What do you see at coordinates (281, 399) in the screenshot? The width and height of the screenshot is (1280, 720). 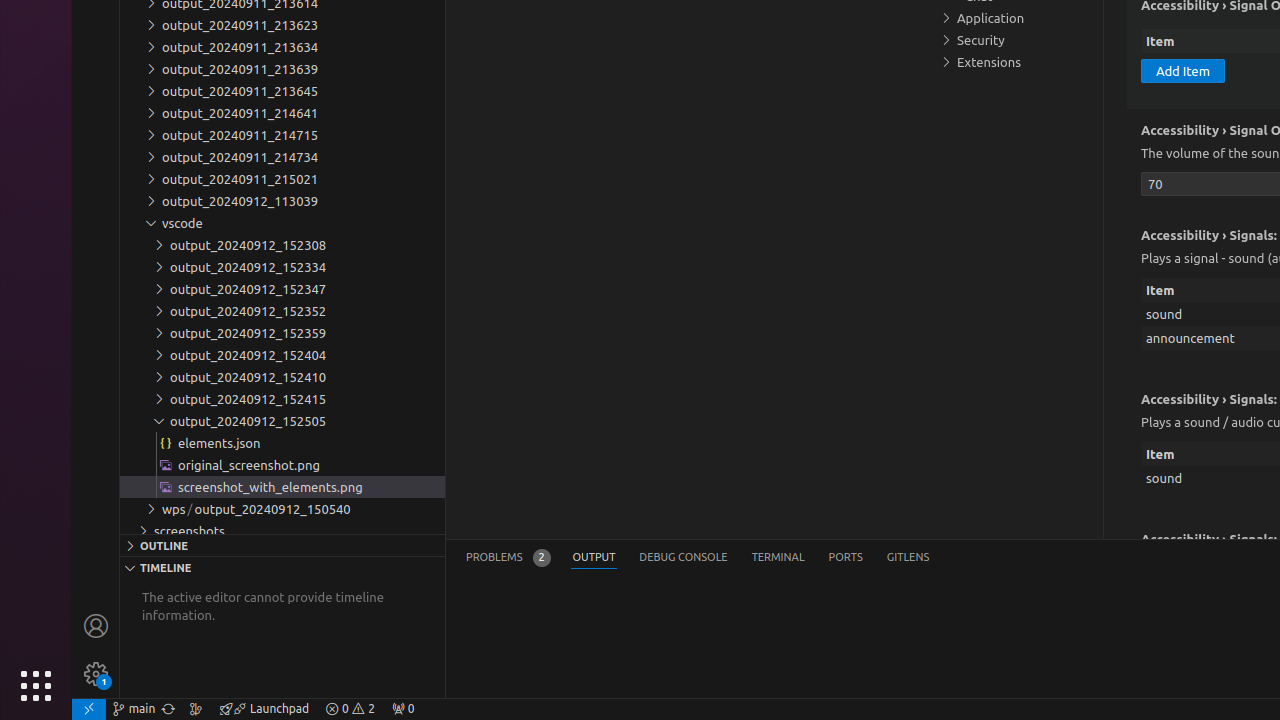 I see `'output_20240912_152415'` at bounding box center [281, 399].